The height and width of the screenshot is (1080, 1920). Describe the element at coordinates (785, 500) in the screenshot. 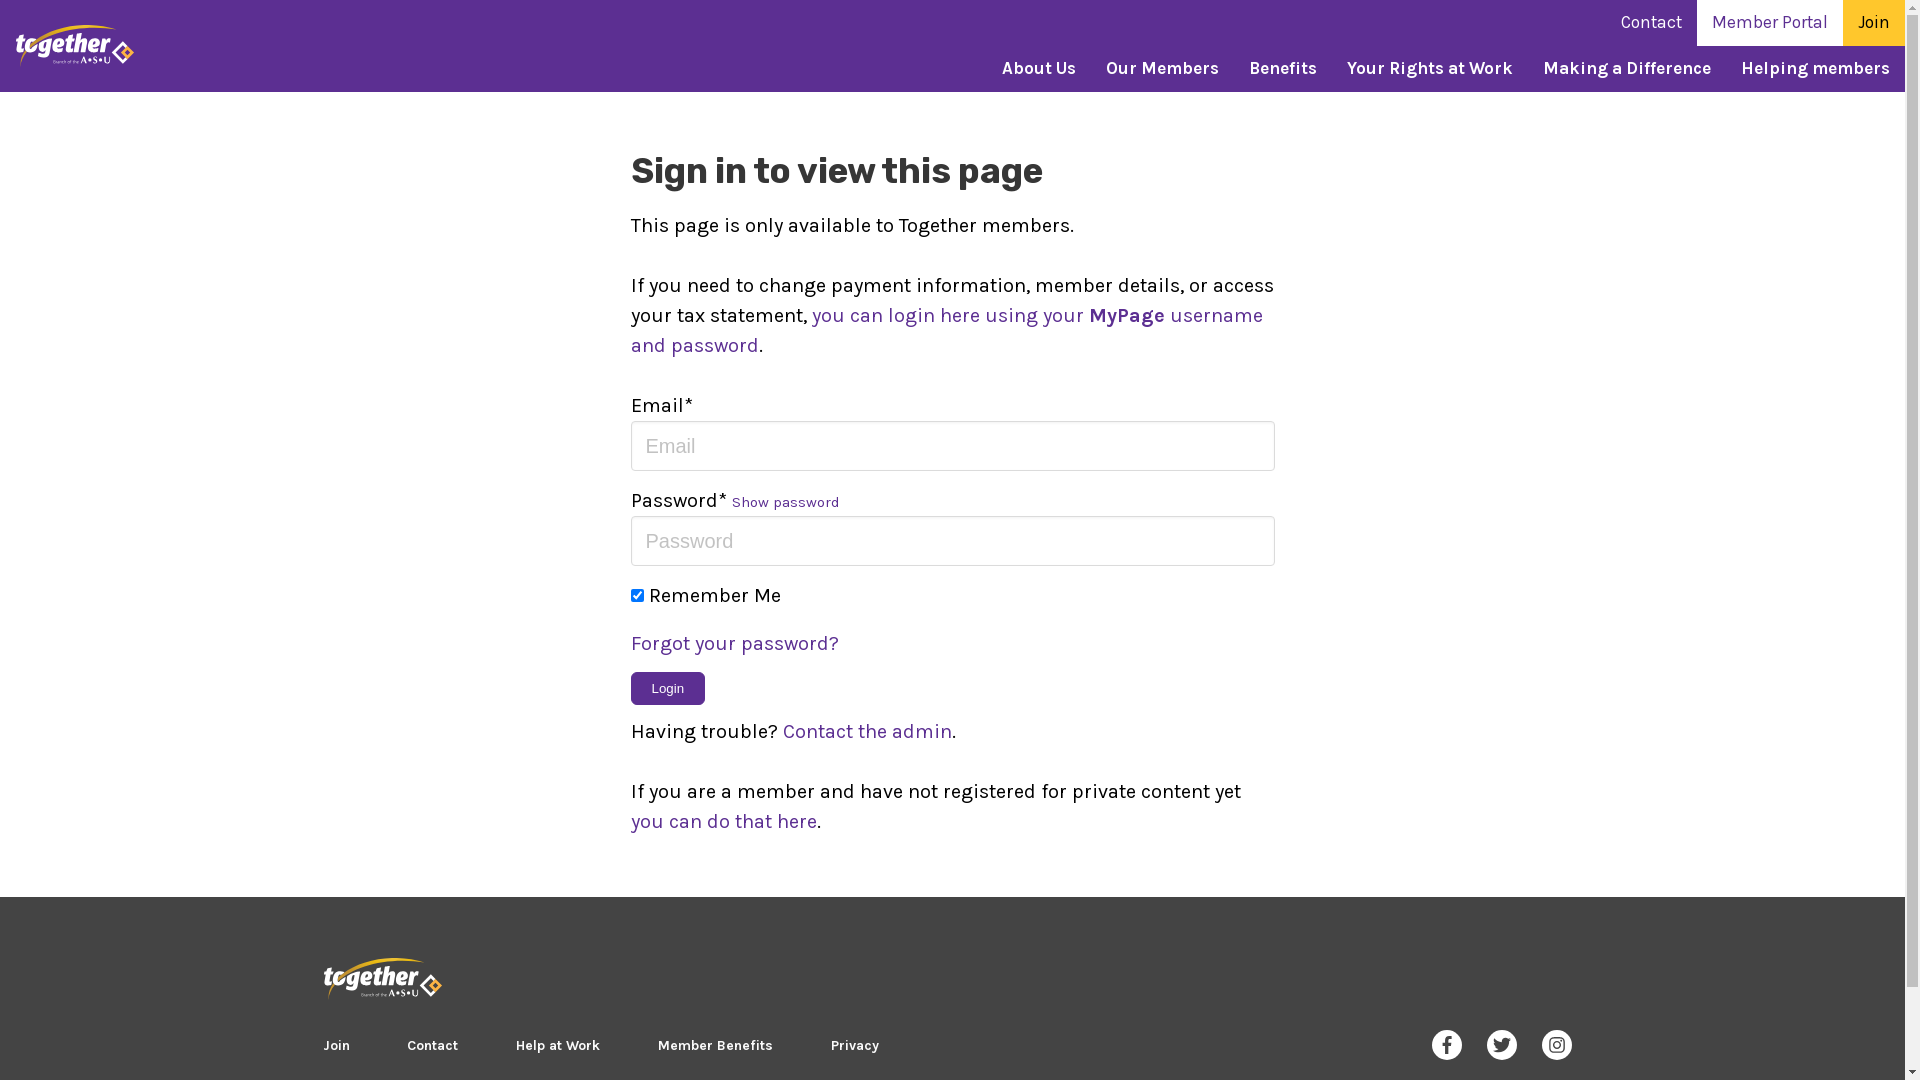

I see `'Show password'` at that location.